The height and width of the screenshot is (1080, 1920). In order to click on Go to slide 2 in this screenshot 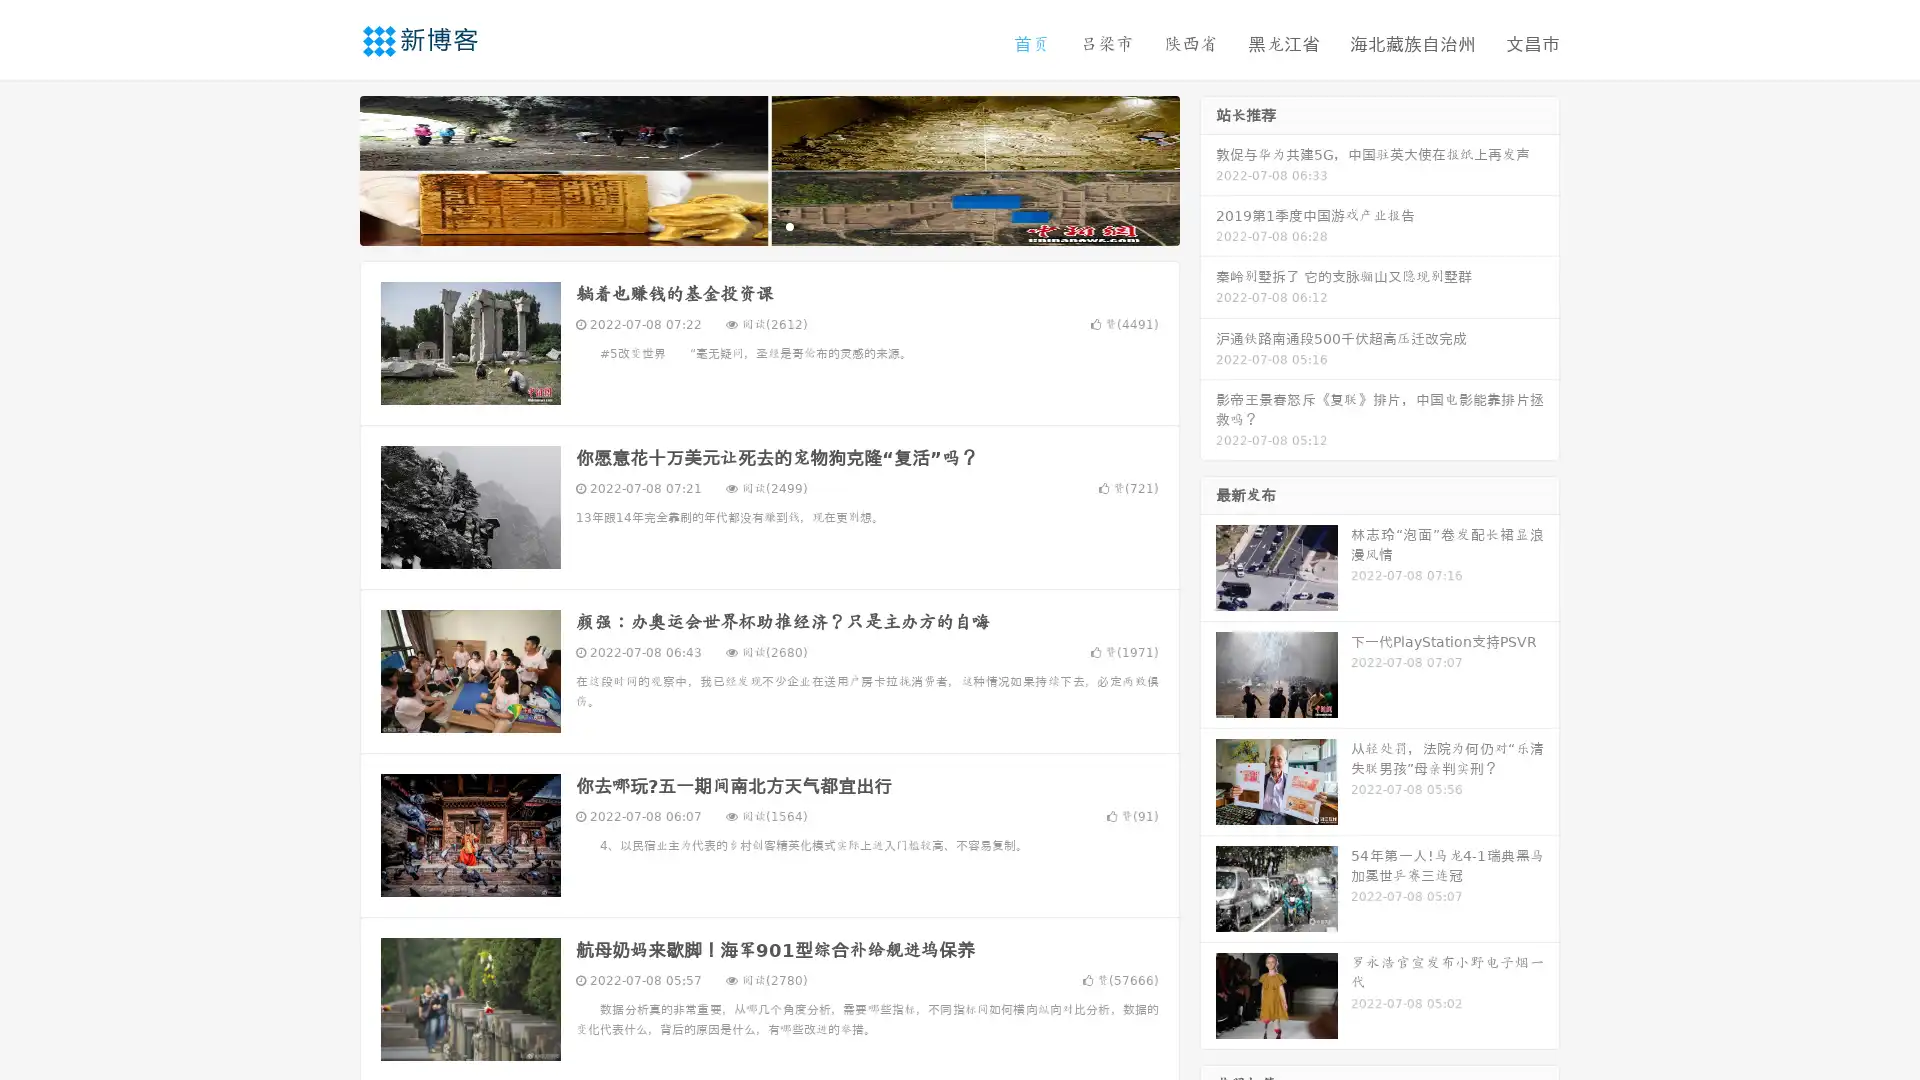, I will do `click(768, 225)`.